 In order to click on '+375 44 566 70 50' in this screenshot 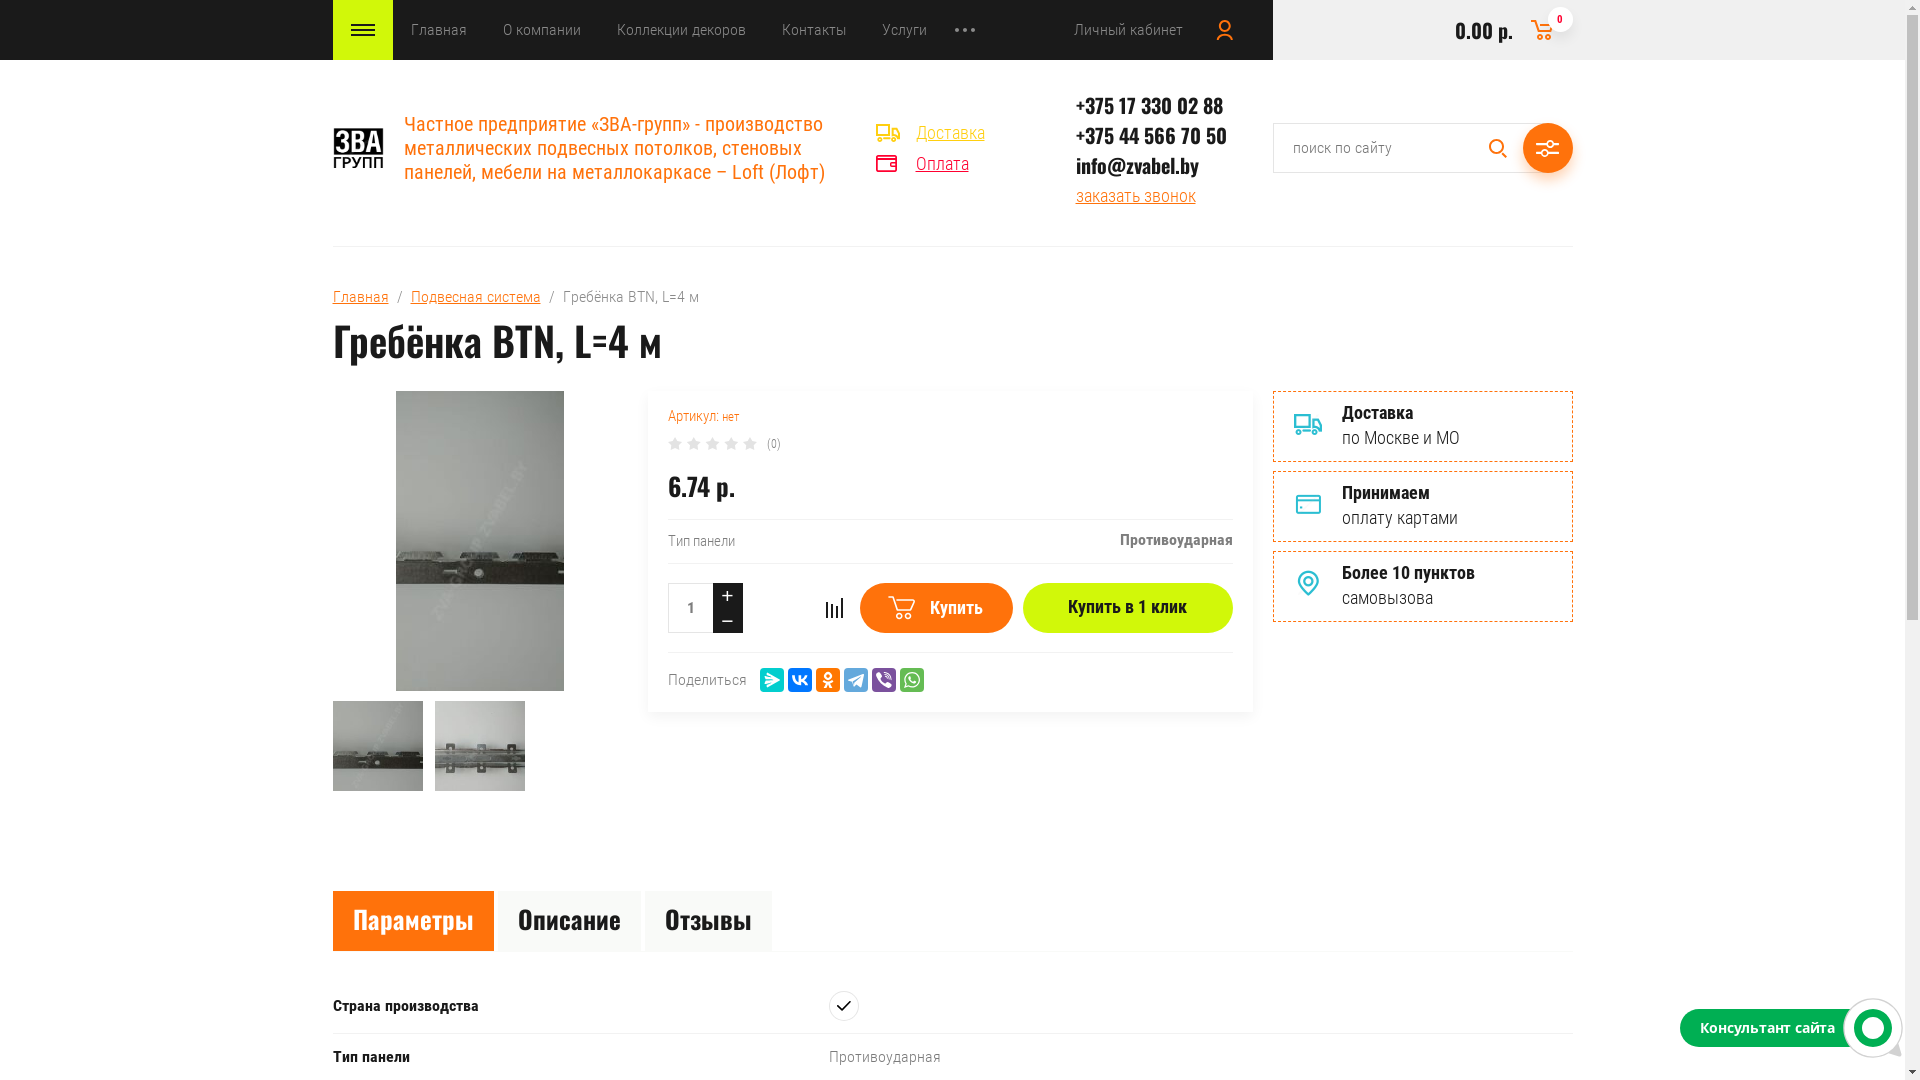, I will do `click(1074, 135)`.